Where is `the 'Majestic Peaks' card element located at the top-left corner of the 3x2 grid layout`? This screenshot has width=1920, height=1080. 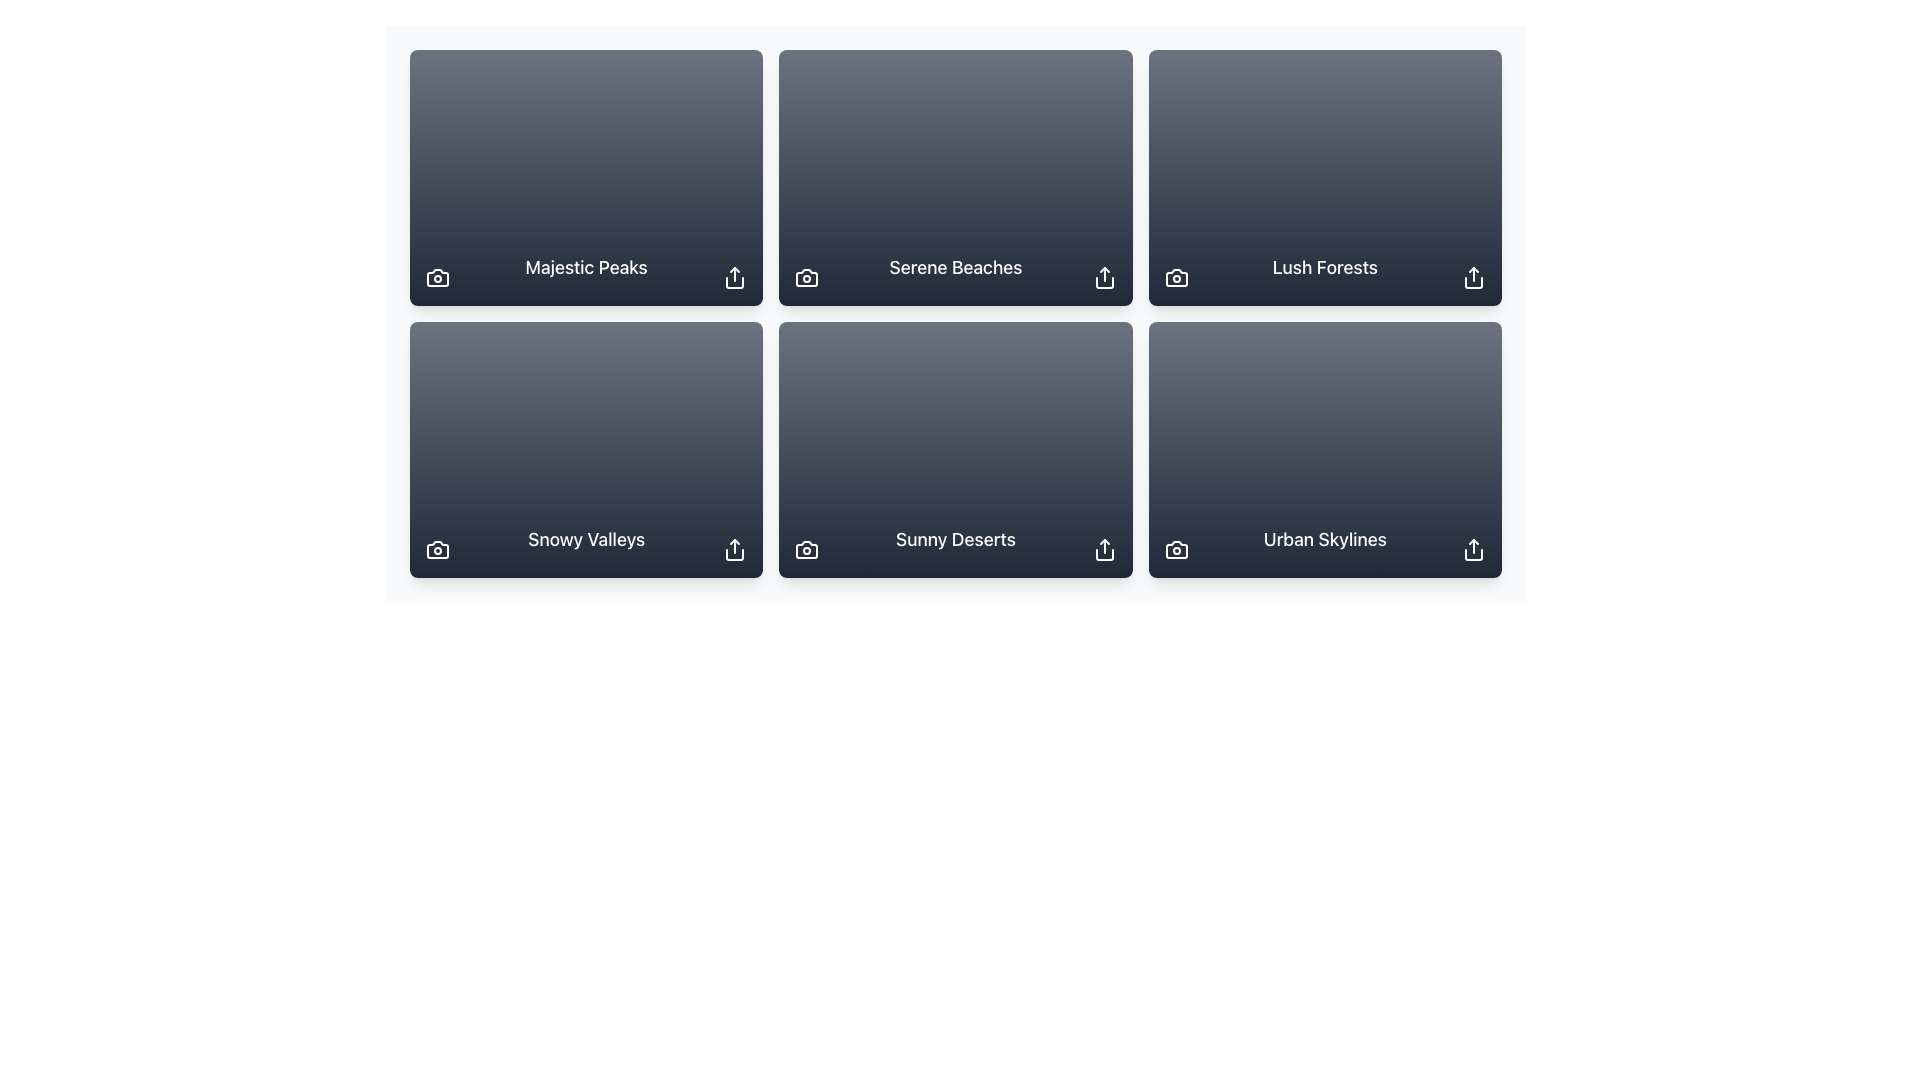
the 'Majestic Peaks' card element located at the top-left corner of the 3x2 grid layout is located at coordinates (585, 176).